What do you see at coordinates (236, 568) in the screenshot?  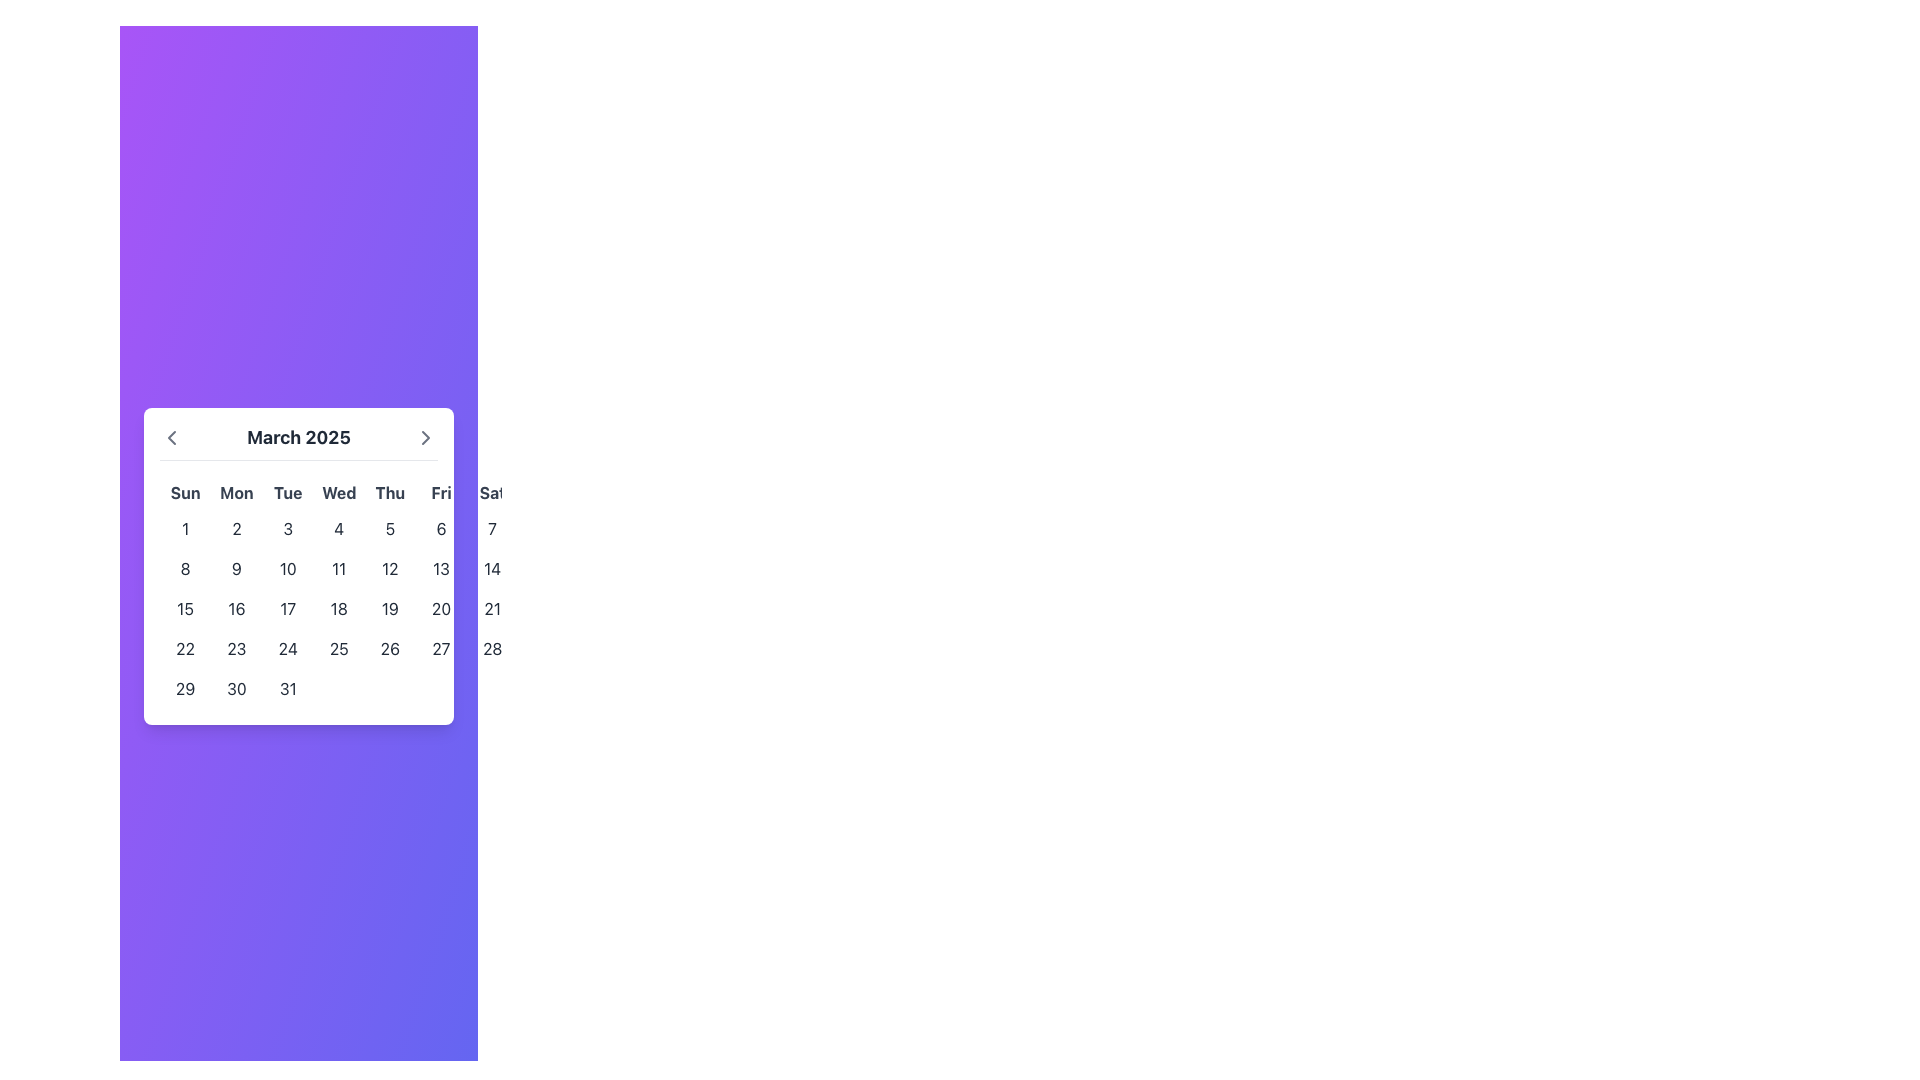 I see `the selectable date button representing the 9th day in the calendar interface for March 2025, which is the second item in the sequence of numbers from 8 to 14` at bounding box center [236, 568].